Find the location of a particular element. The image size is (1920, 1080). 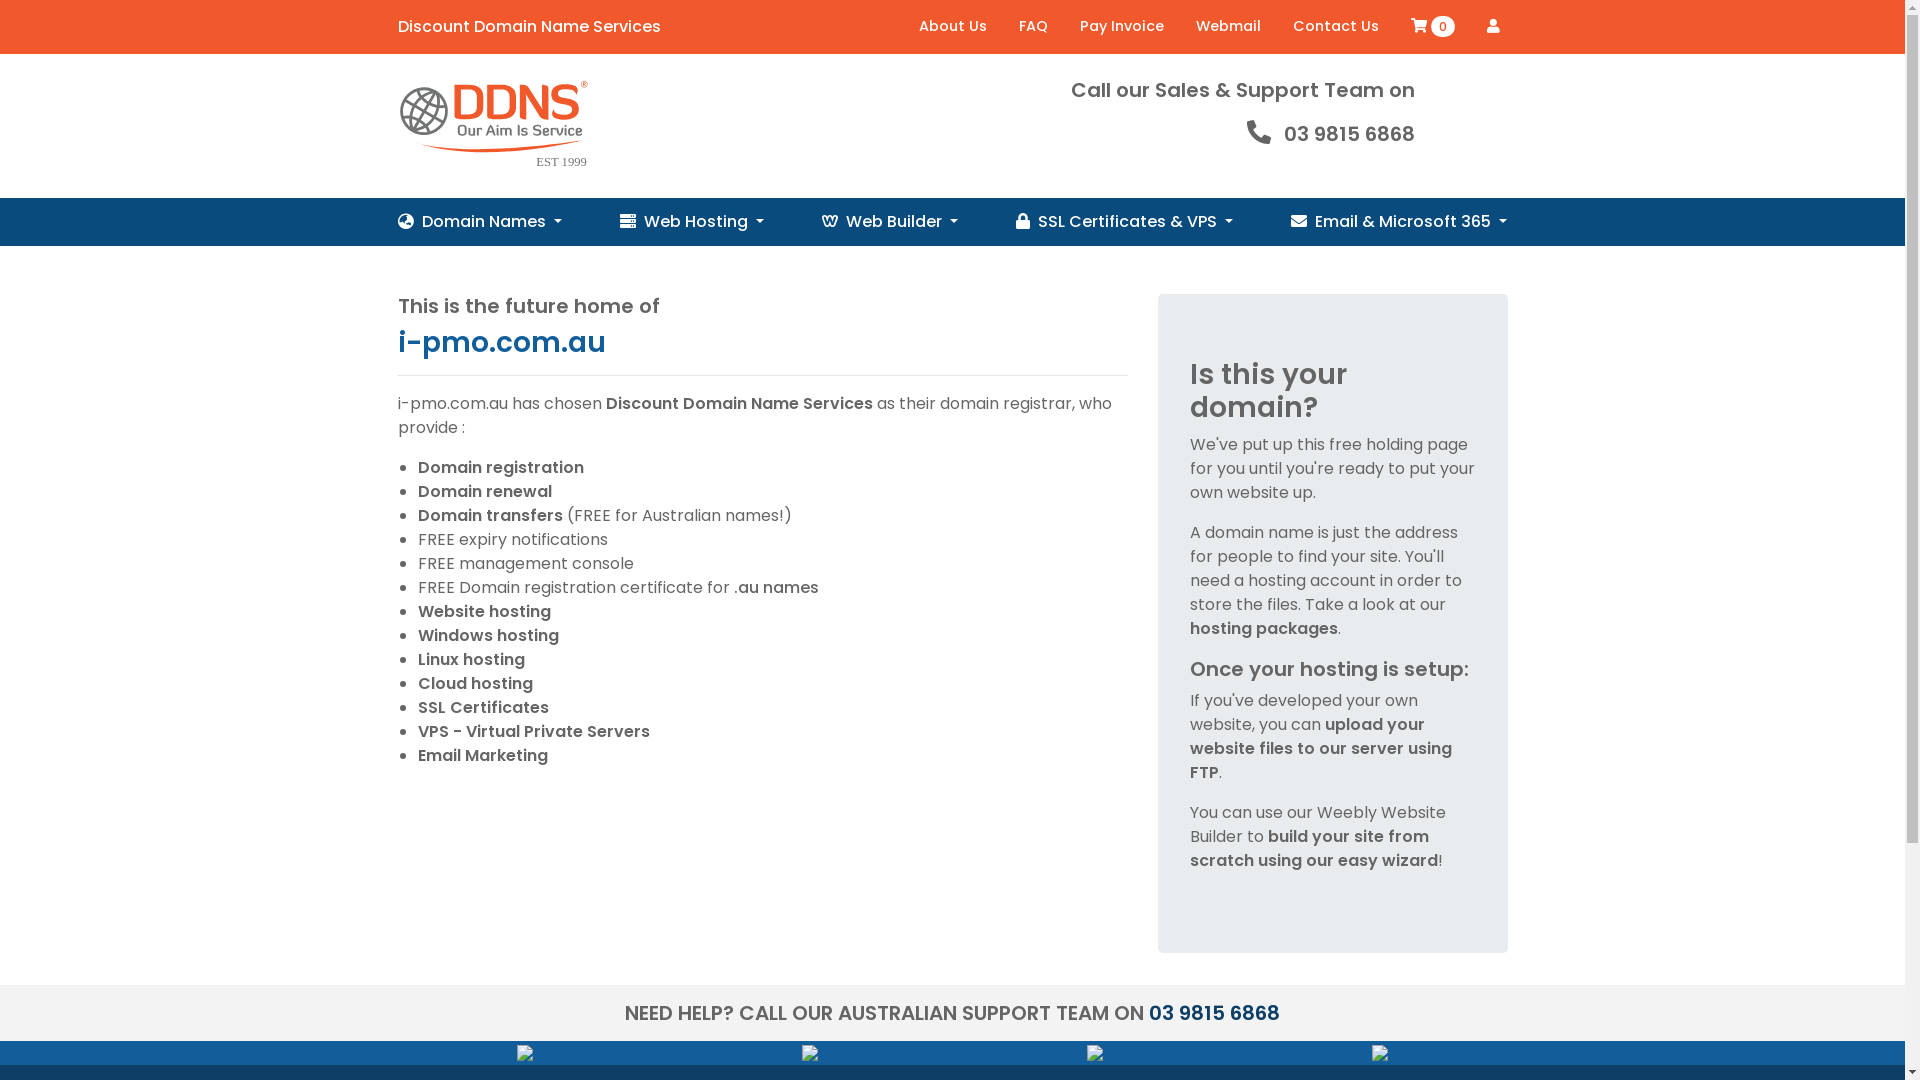

'Domain renewal' is located at coordinates (484, 491).